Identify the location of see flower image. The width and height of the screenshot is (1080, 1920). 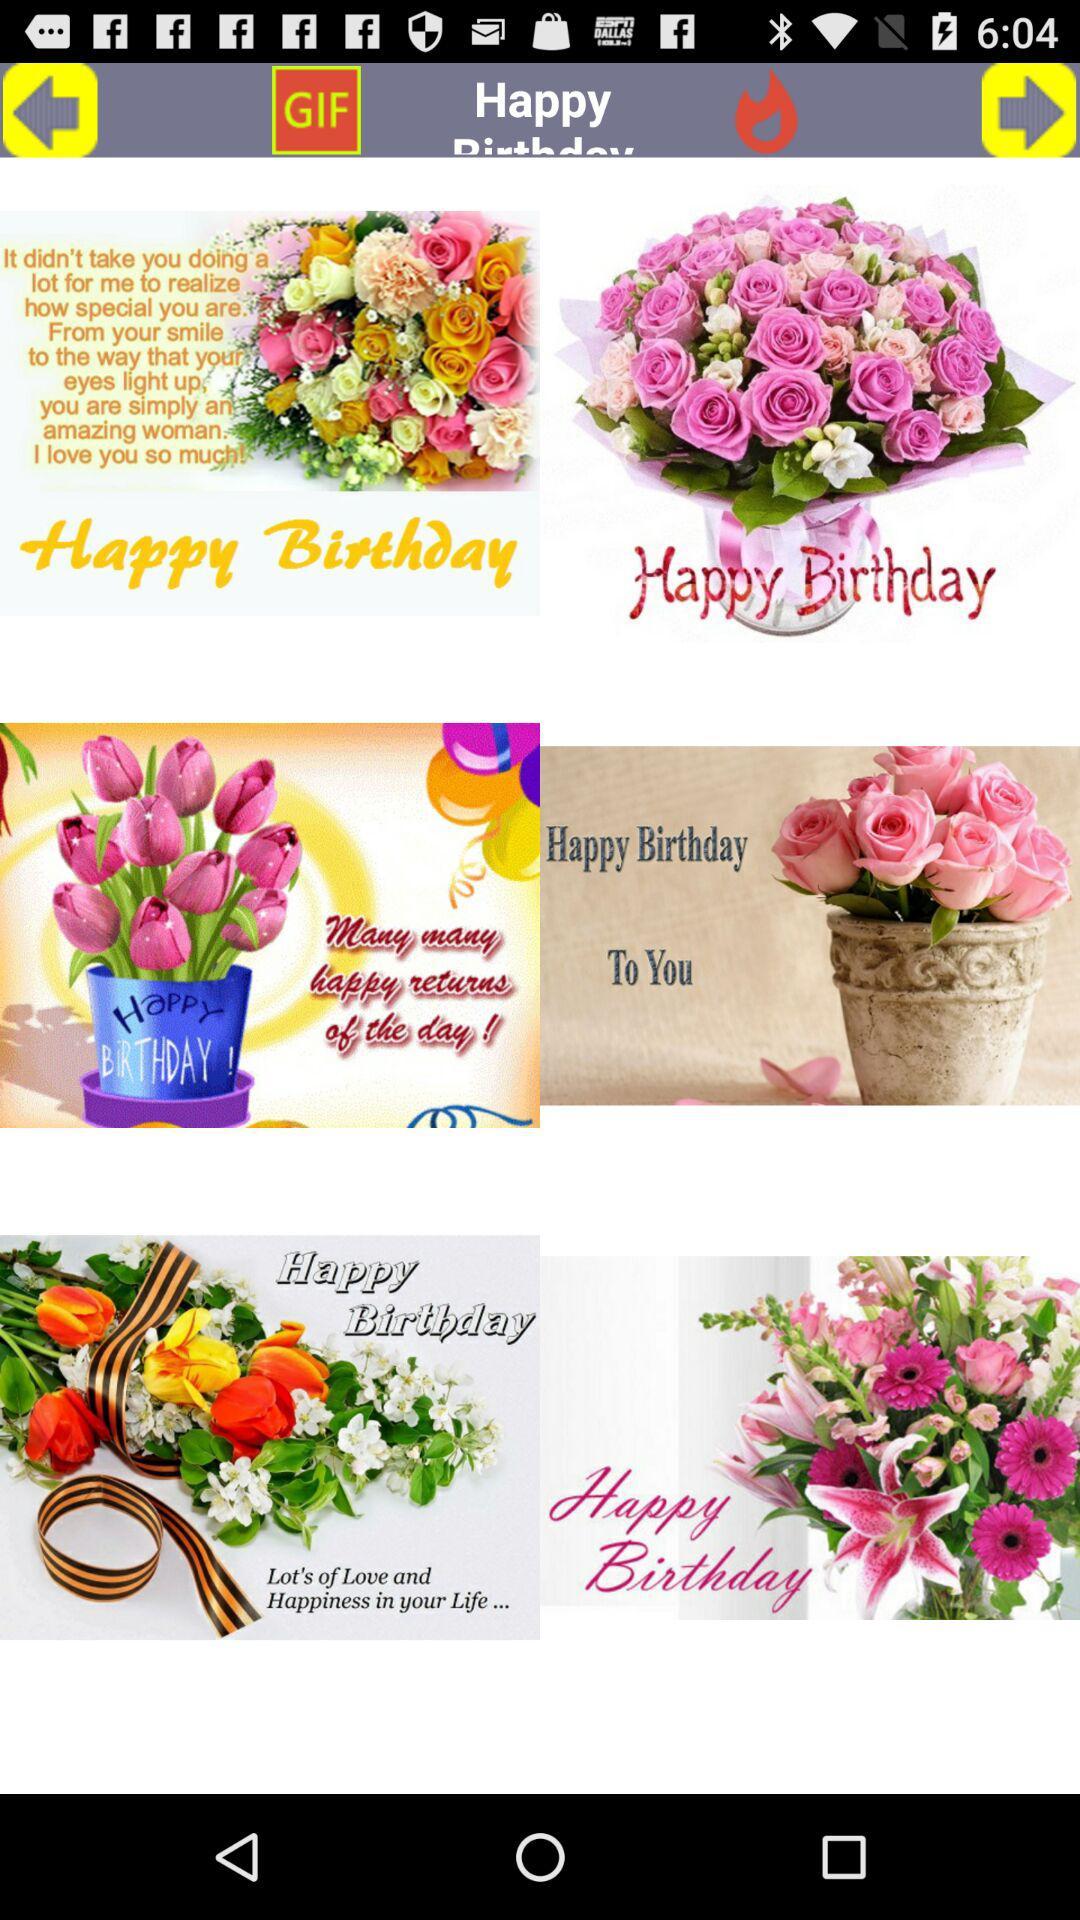
(810, 412).